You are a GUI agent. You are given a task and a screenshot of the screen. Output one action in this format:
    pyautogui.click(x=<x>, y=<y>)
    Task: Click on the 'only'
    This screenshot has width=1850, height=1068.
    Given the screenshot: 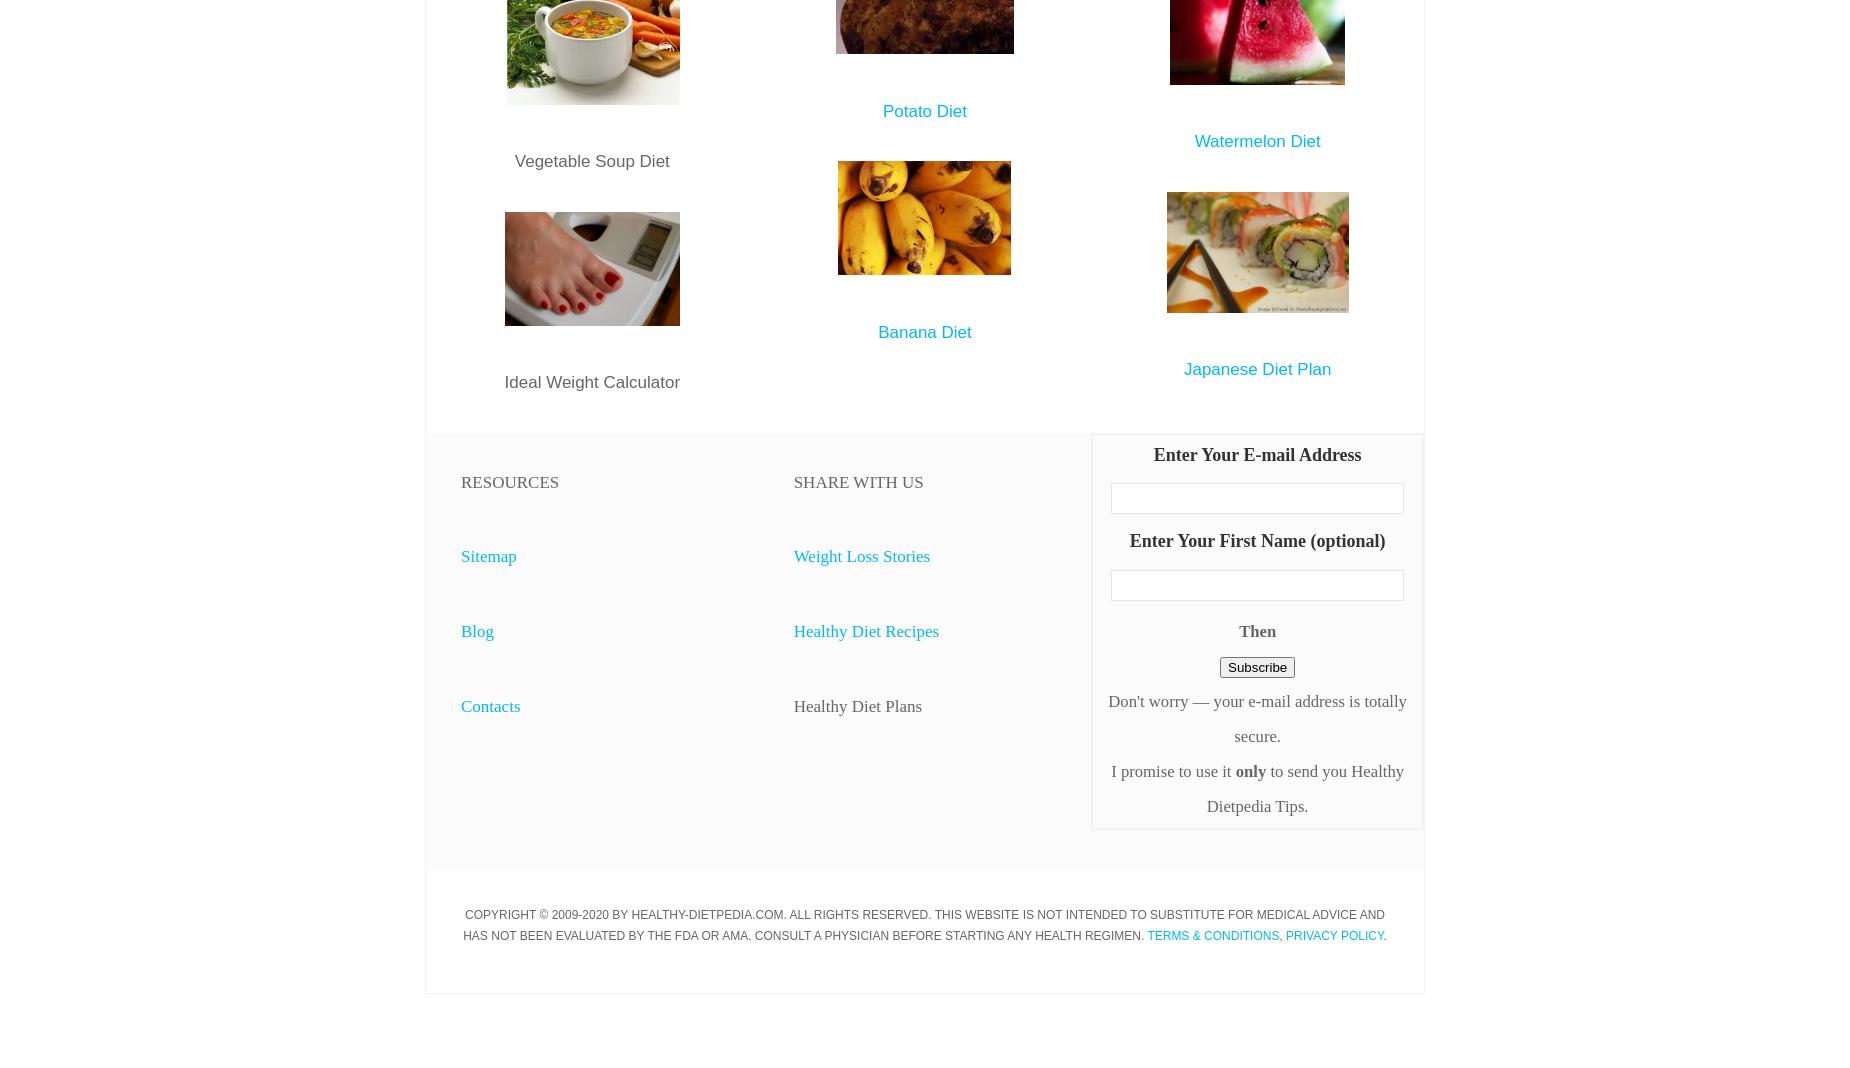 What is the action you would take?
    pyautogui.click(x=1234, y=770)
    